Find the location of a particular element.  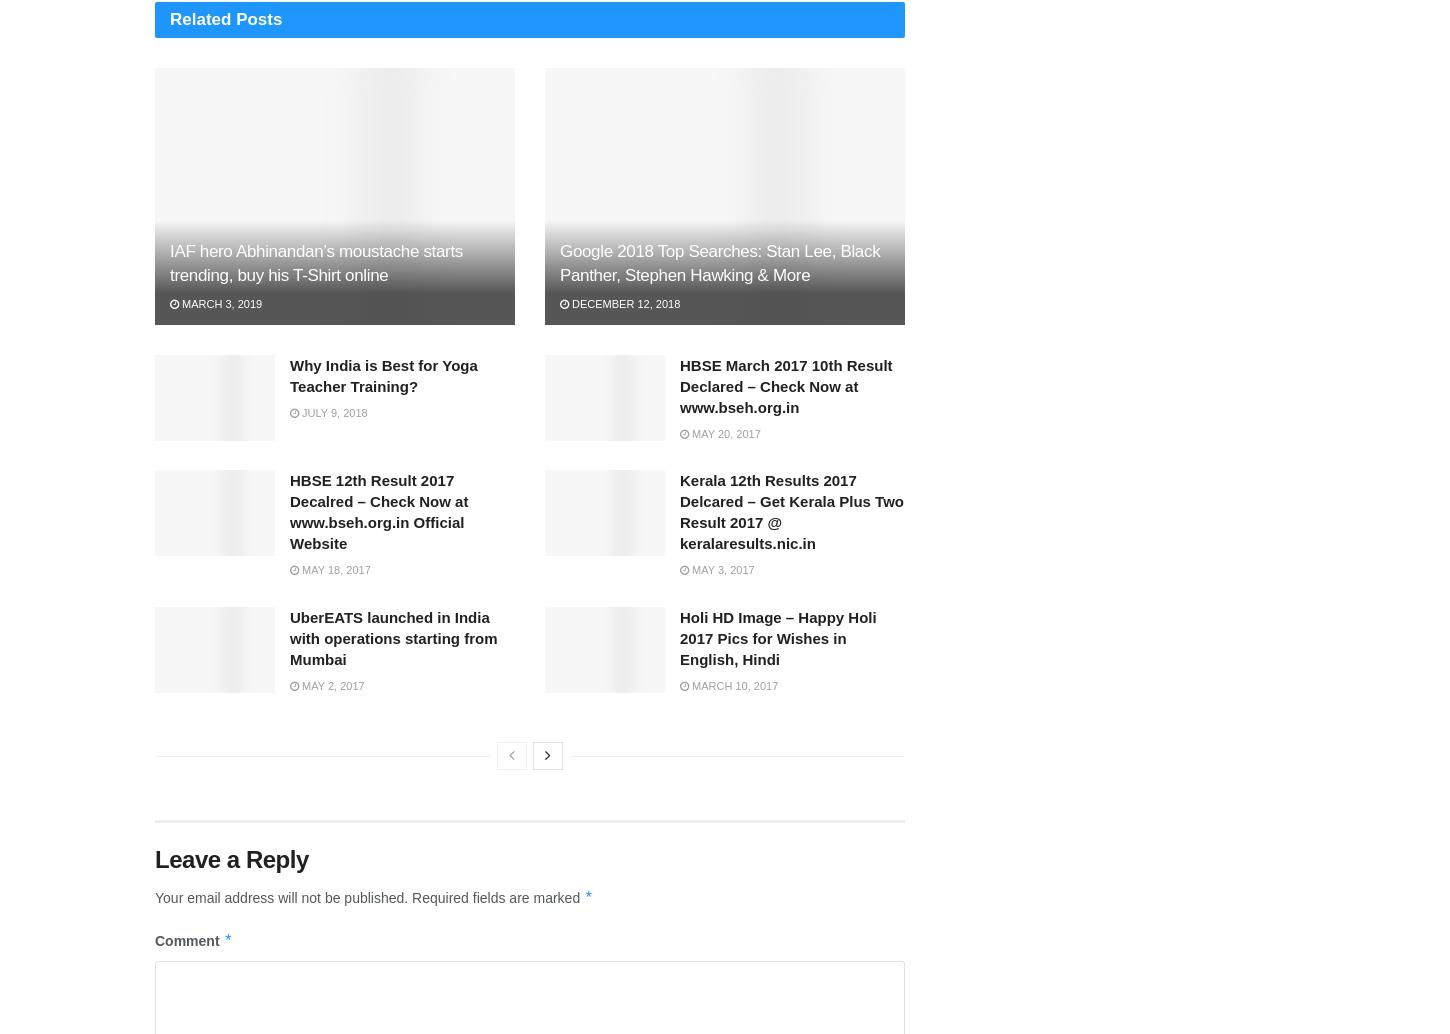

'Posts' is located at coordinates (256, 18).